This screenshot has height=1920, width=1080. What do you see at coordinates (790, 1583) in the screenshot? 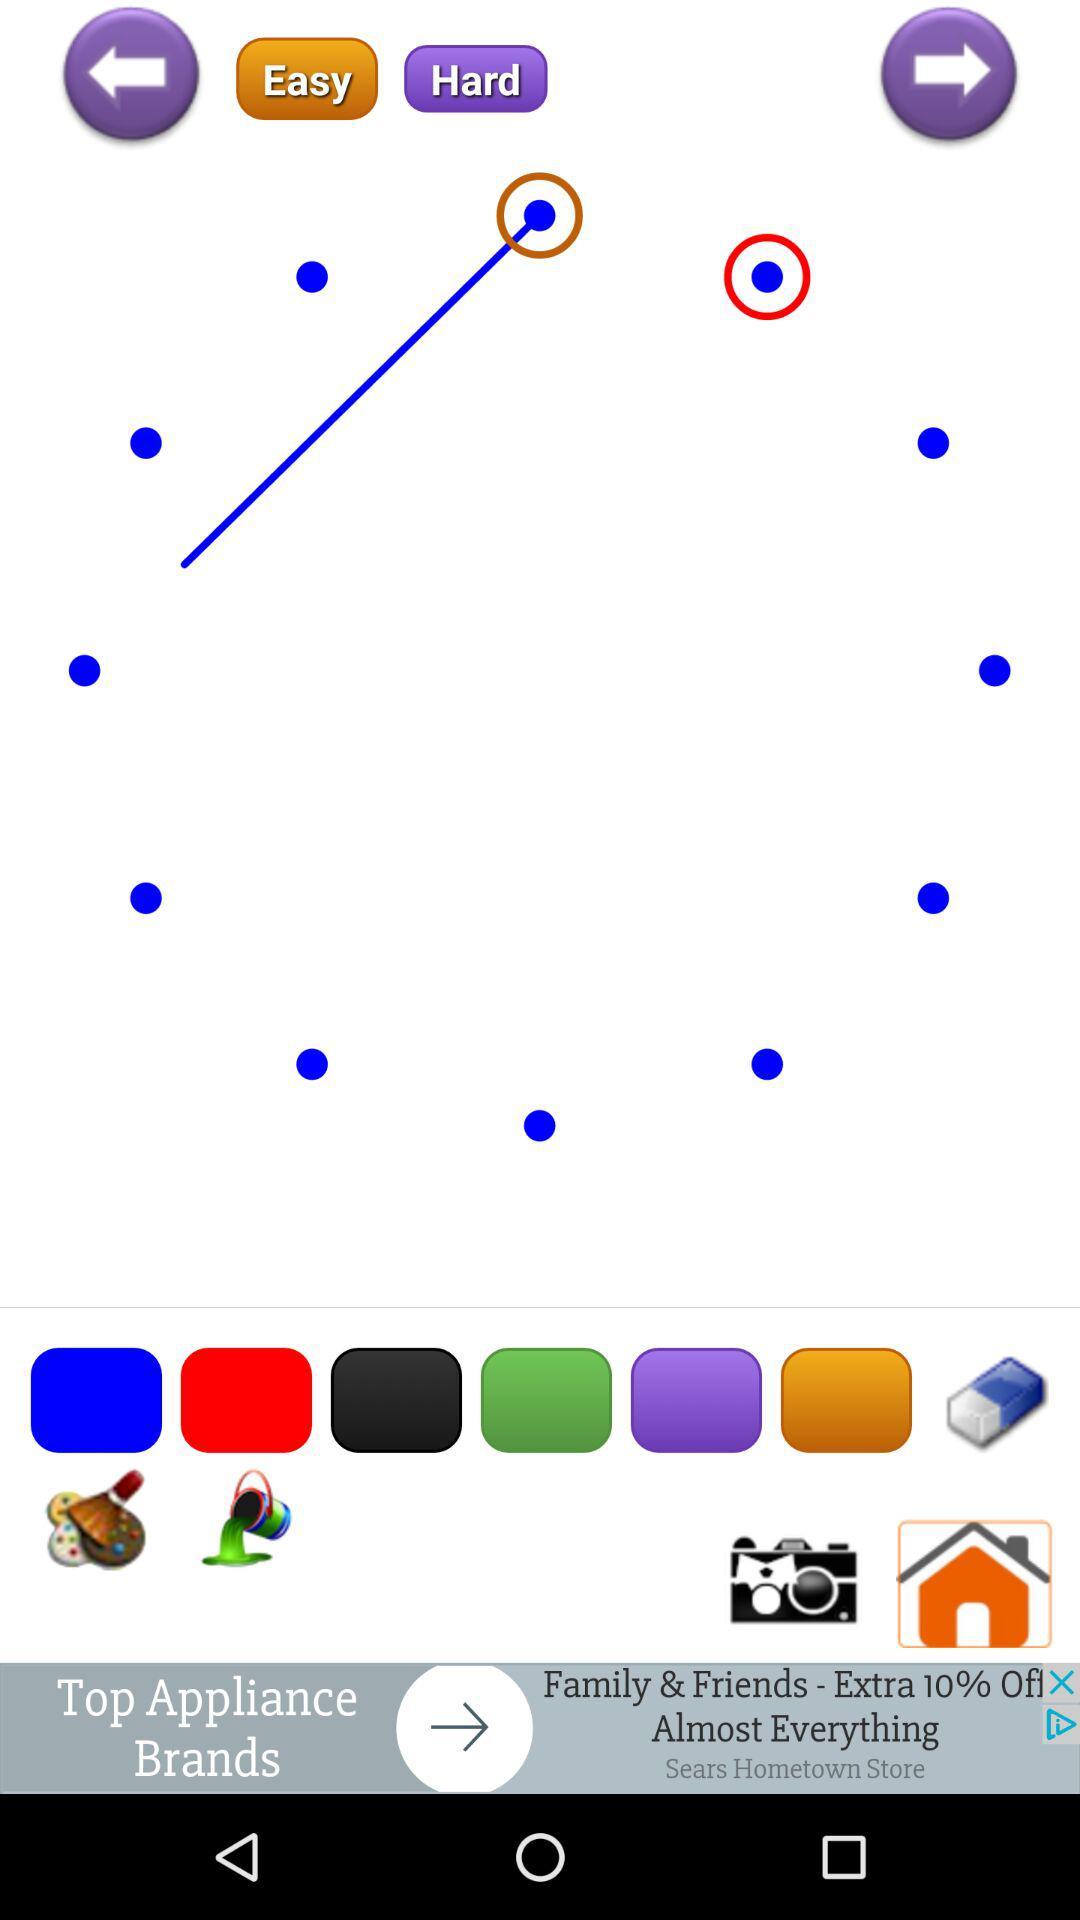
I see `camera` at bounding box center [790, 1583].